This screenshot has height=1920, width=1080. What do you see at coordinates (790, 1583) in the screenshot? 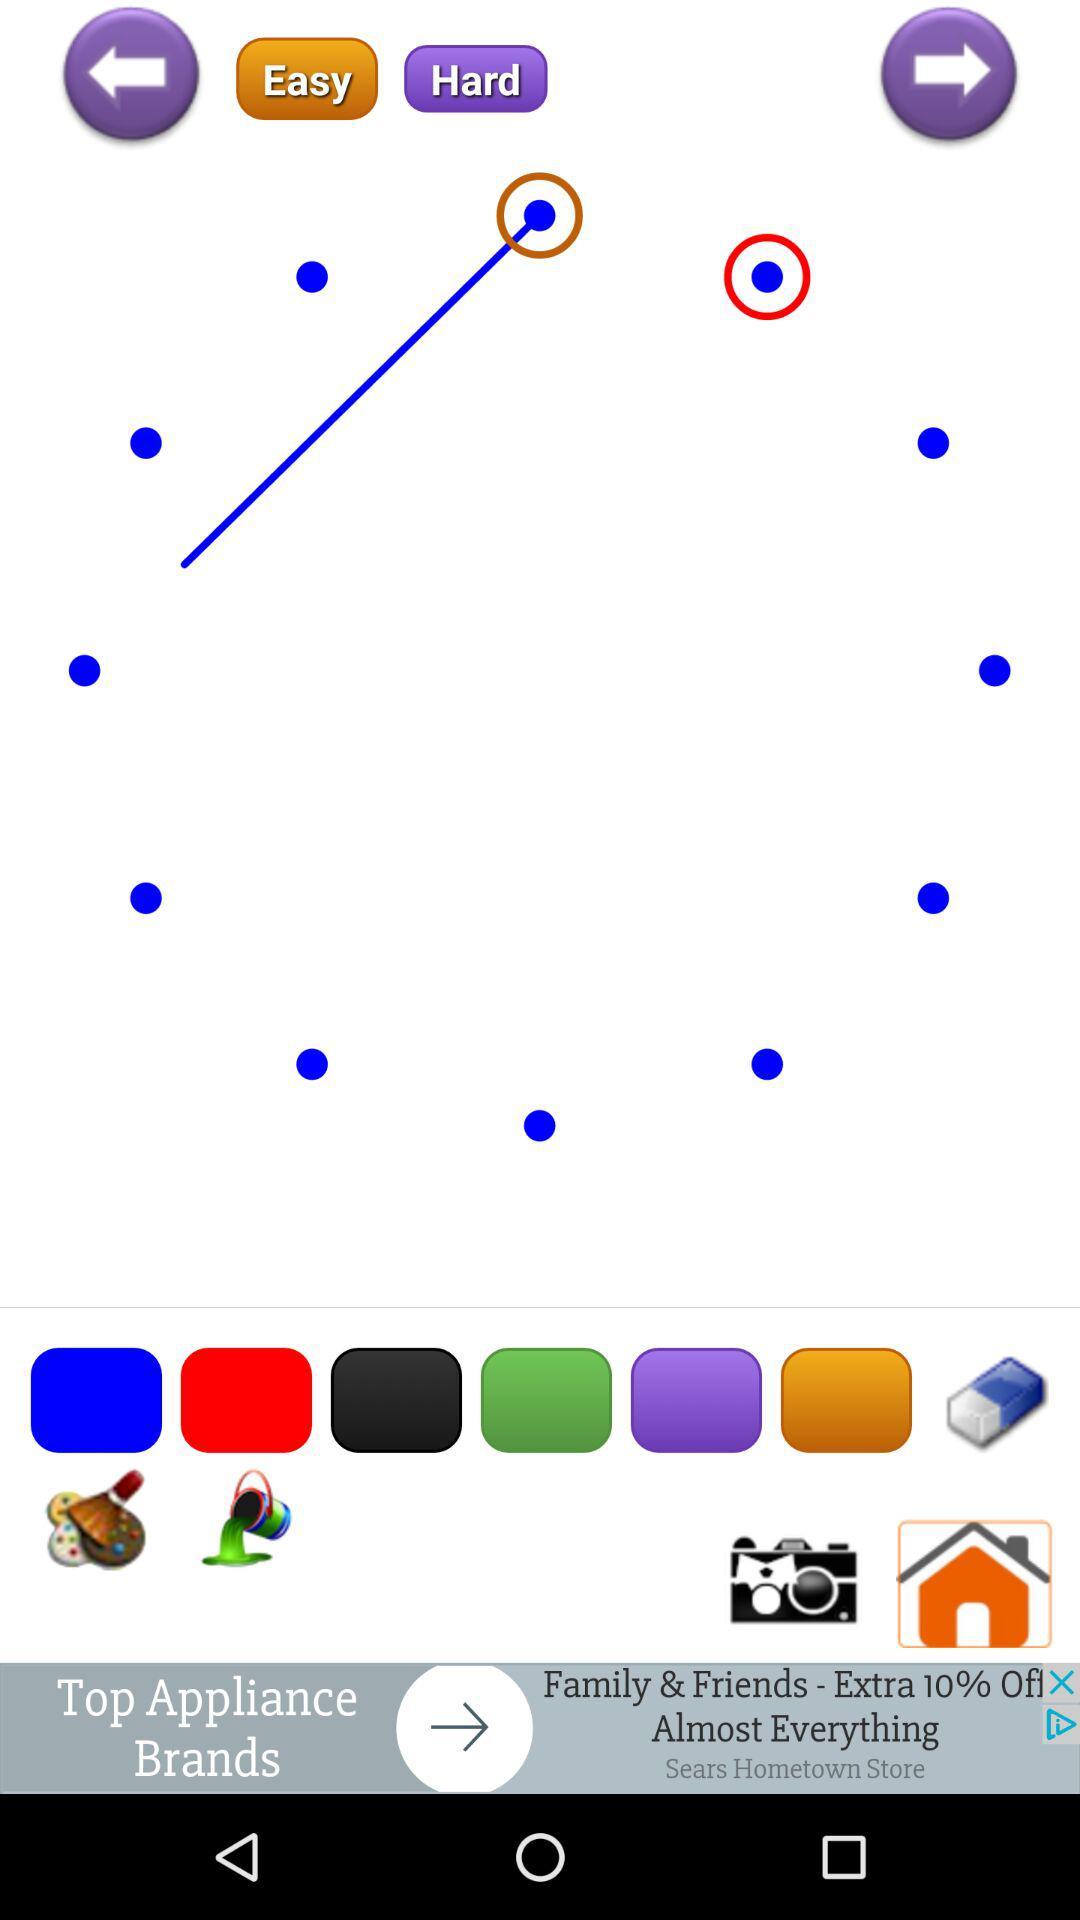
I see `camera` at bounding box center [790, 1583].